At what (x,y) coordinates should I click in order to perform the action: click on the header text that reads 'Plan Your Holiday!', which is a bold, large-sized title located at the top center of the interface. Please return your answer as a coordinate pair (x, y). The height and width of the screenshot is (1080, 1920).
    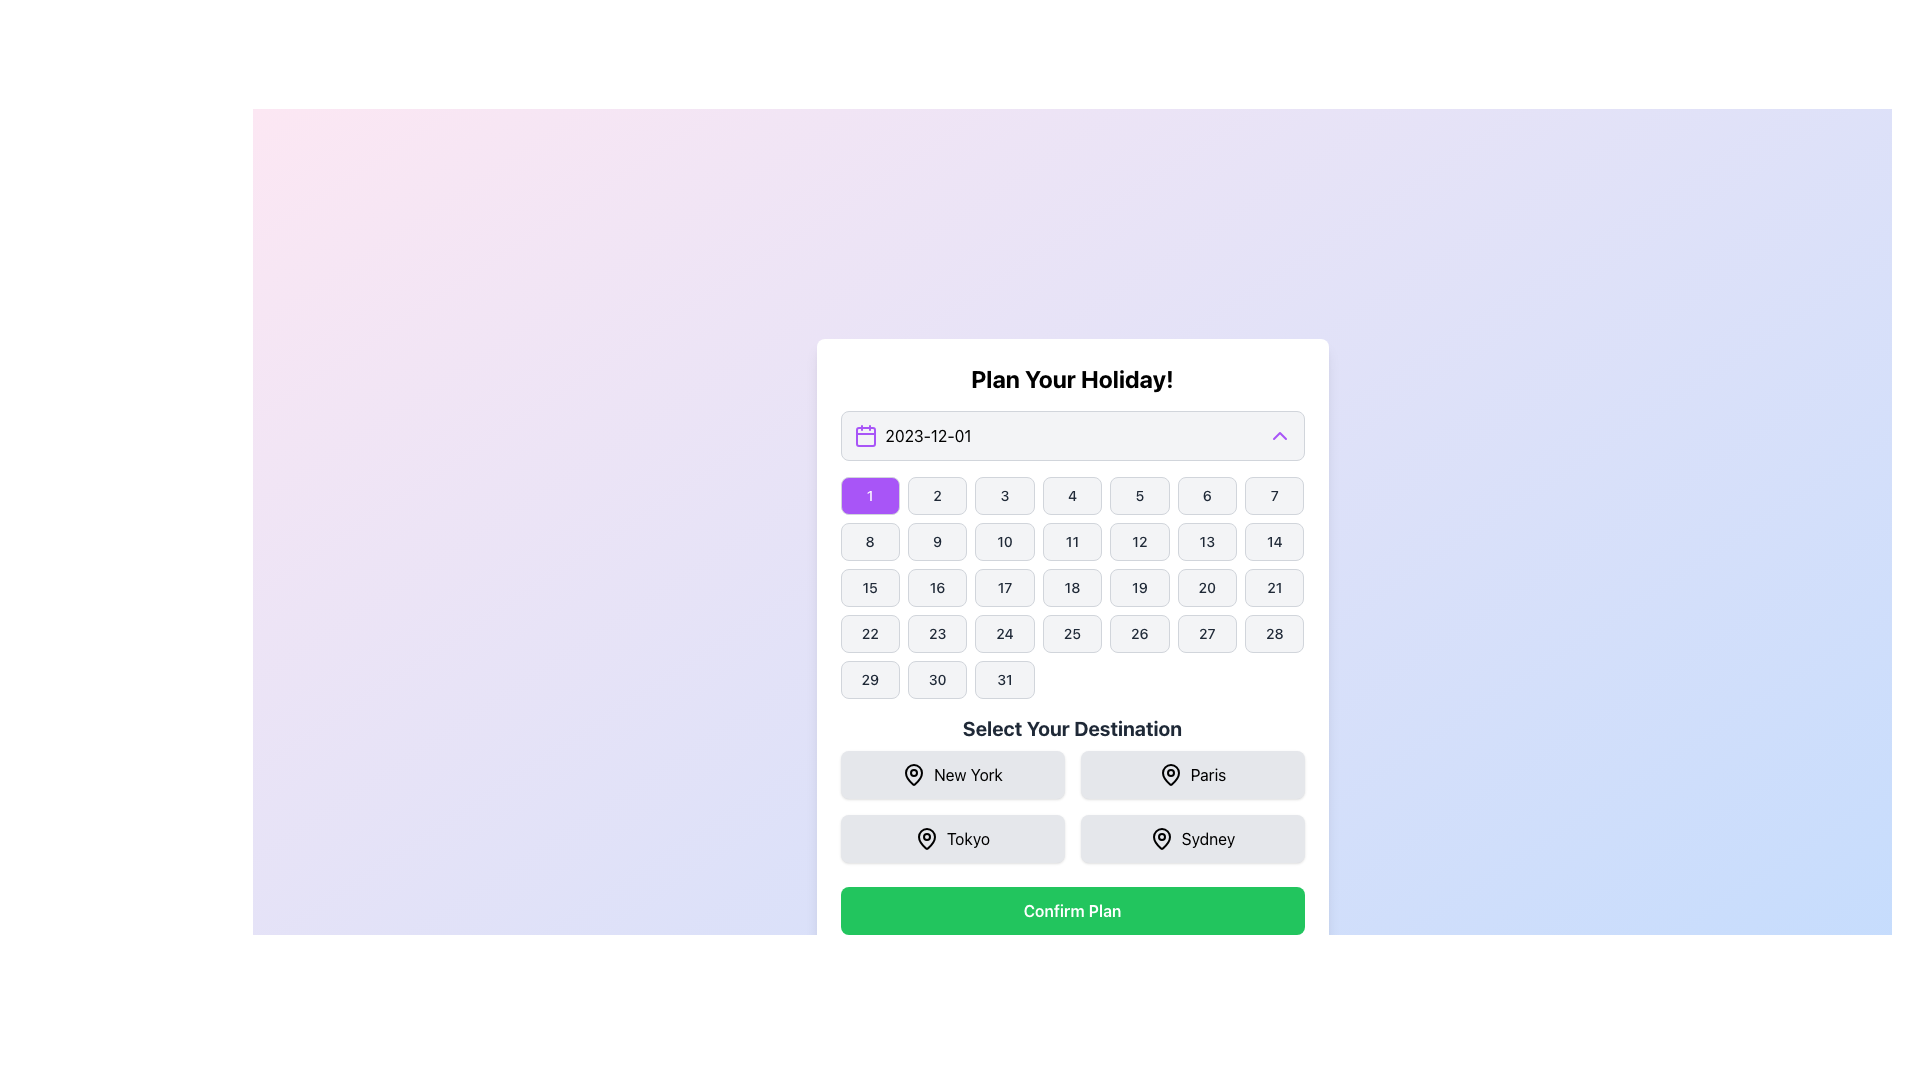
    Looking at the image, I should click on (1071, 378).